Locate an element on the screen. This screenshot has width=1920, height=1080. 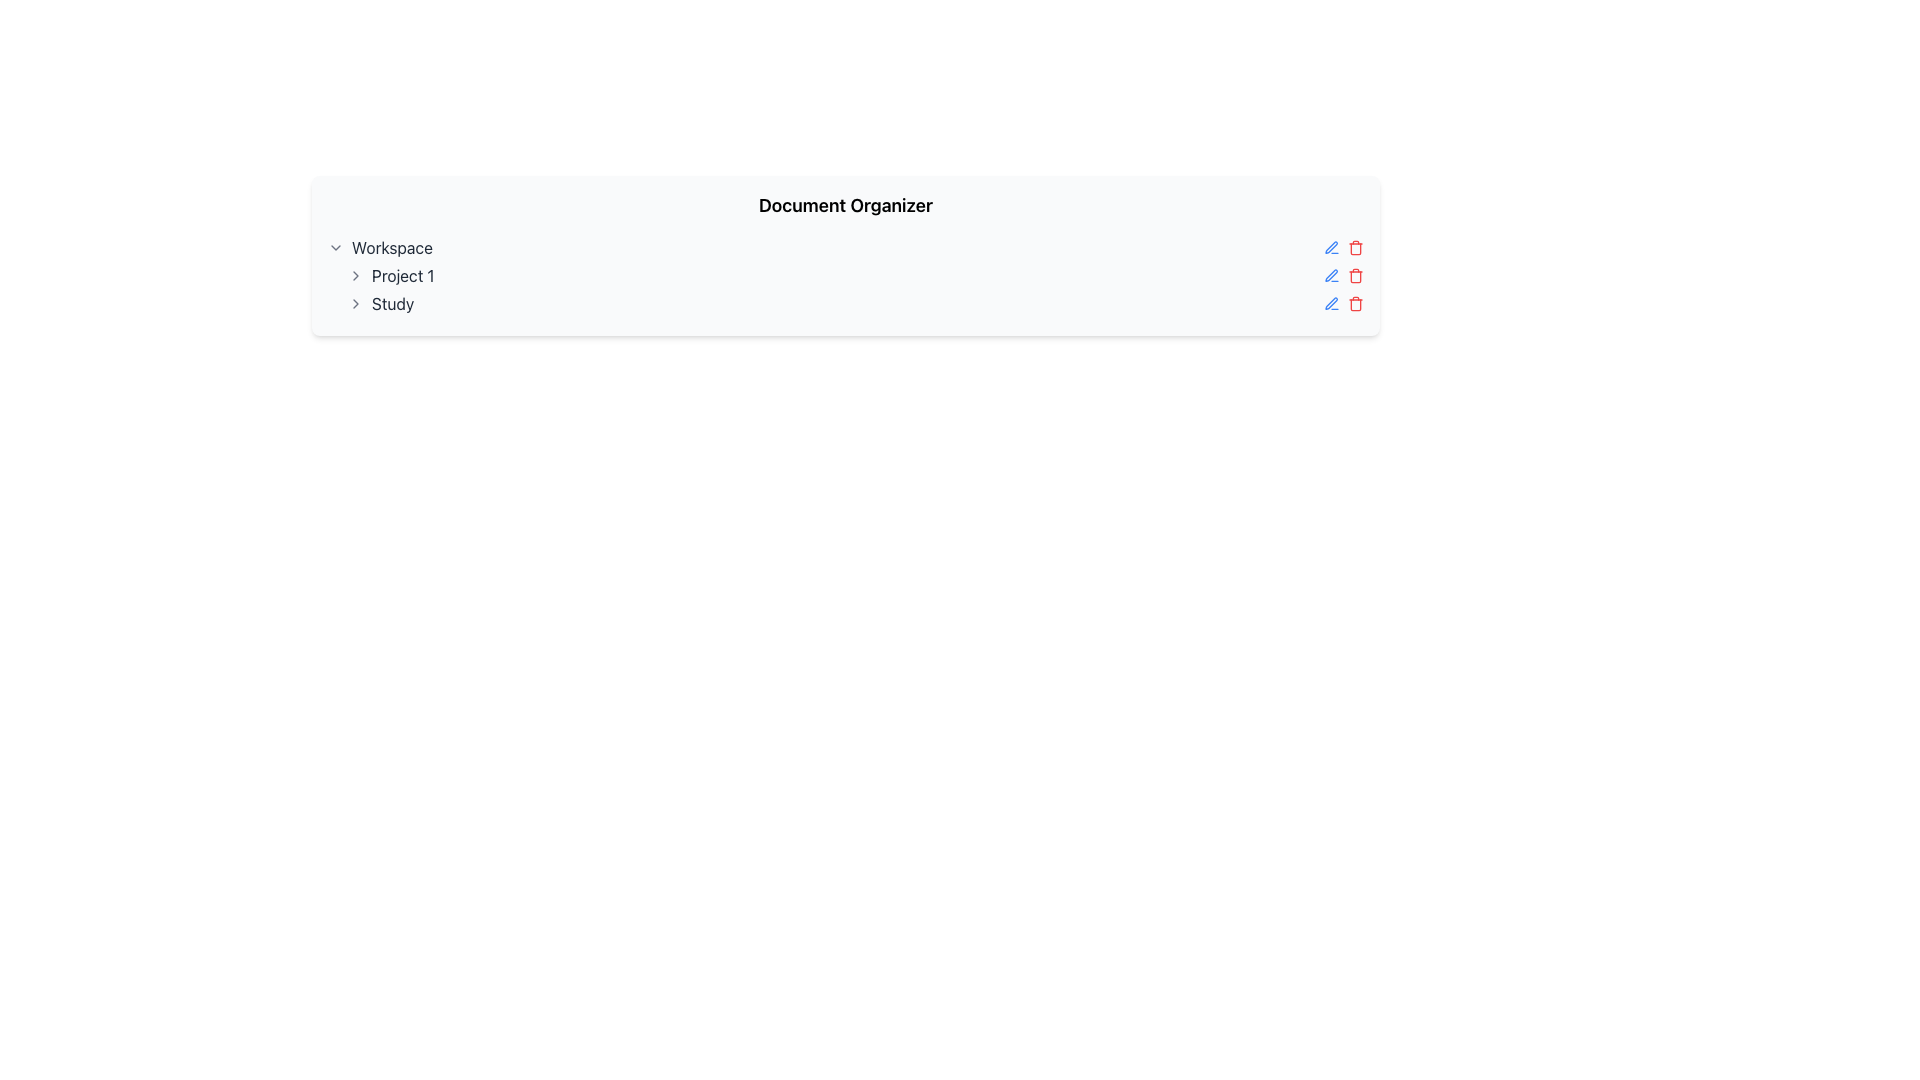
the second text label in the vertical hierarchy, which is located between 'Workspace' and 'Study' is located at coordinates (402, 276).